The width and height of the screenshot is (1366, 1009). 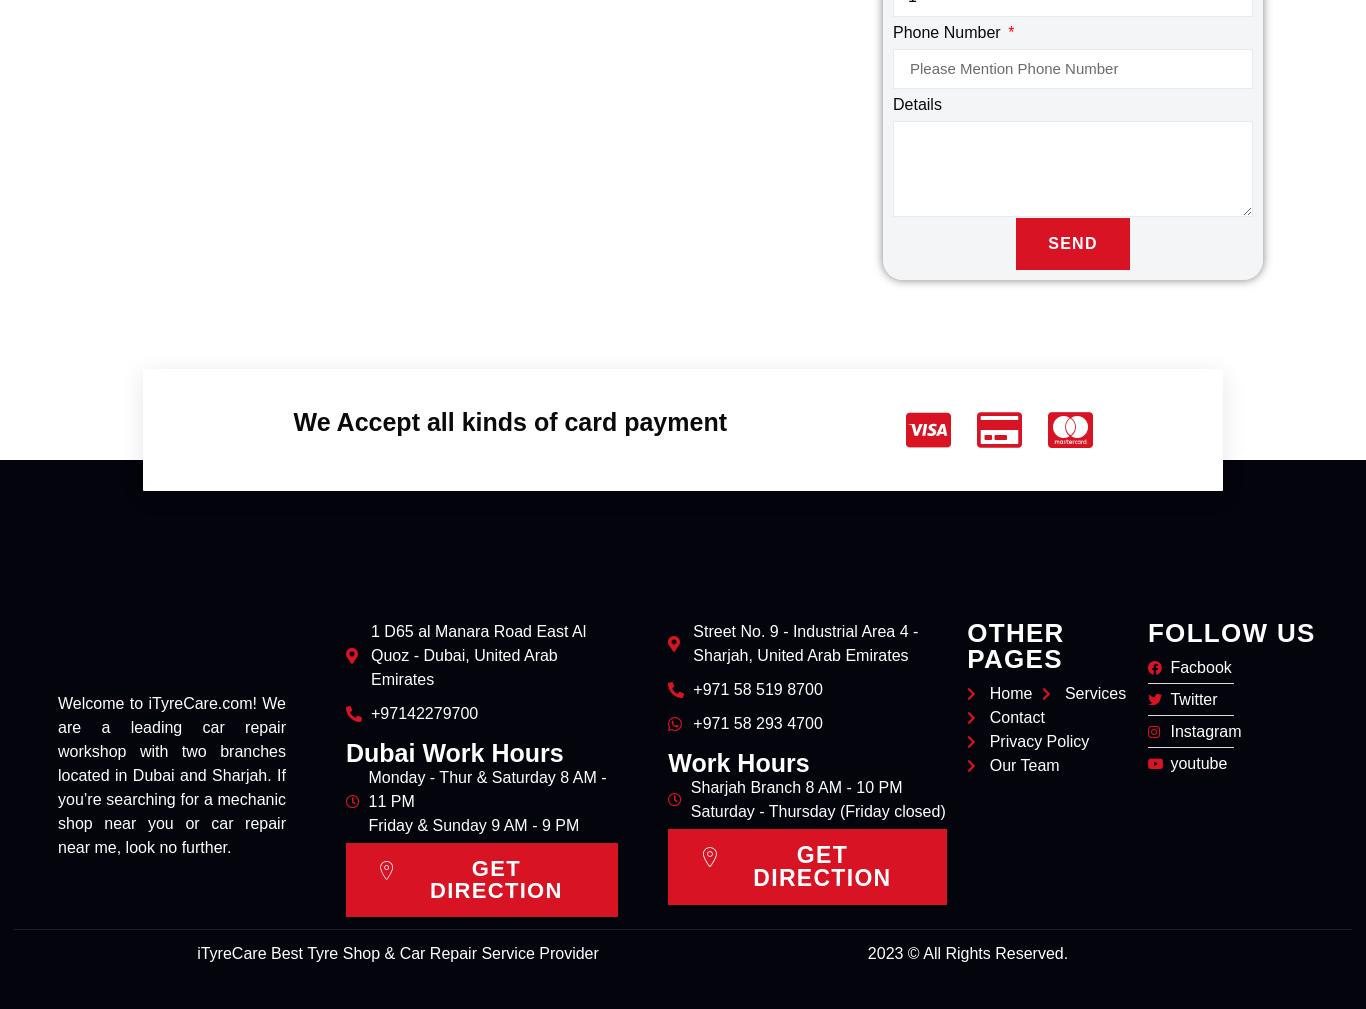 What do you see at coordinates (170, 774) in the screenshot?
I see `'Welcome to iTyreCare.com! We are a leading car repair workshop with two branches located in Dubai and Sharjah. If you’re searching for a mechanic shop near you or car repair near me, look no further.'` at bounding box center [170, 774].